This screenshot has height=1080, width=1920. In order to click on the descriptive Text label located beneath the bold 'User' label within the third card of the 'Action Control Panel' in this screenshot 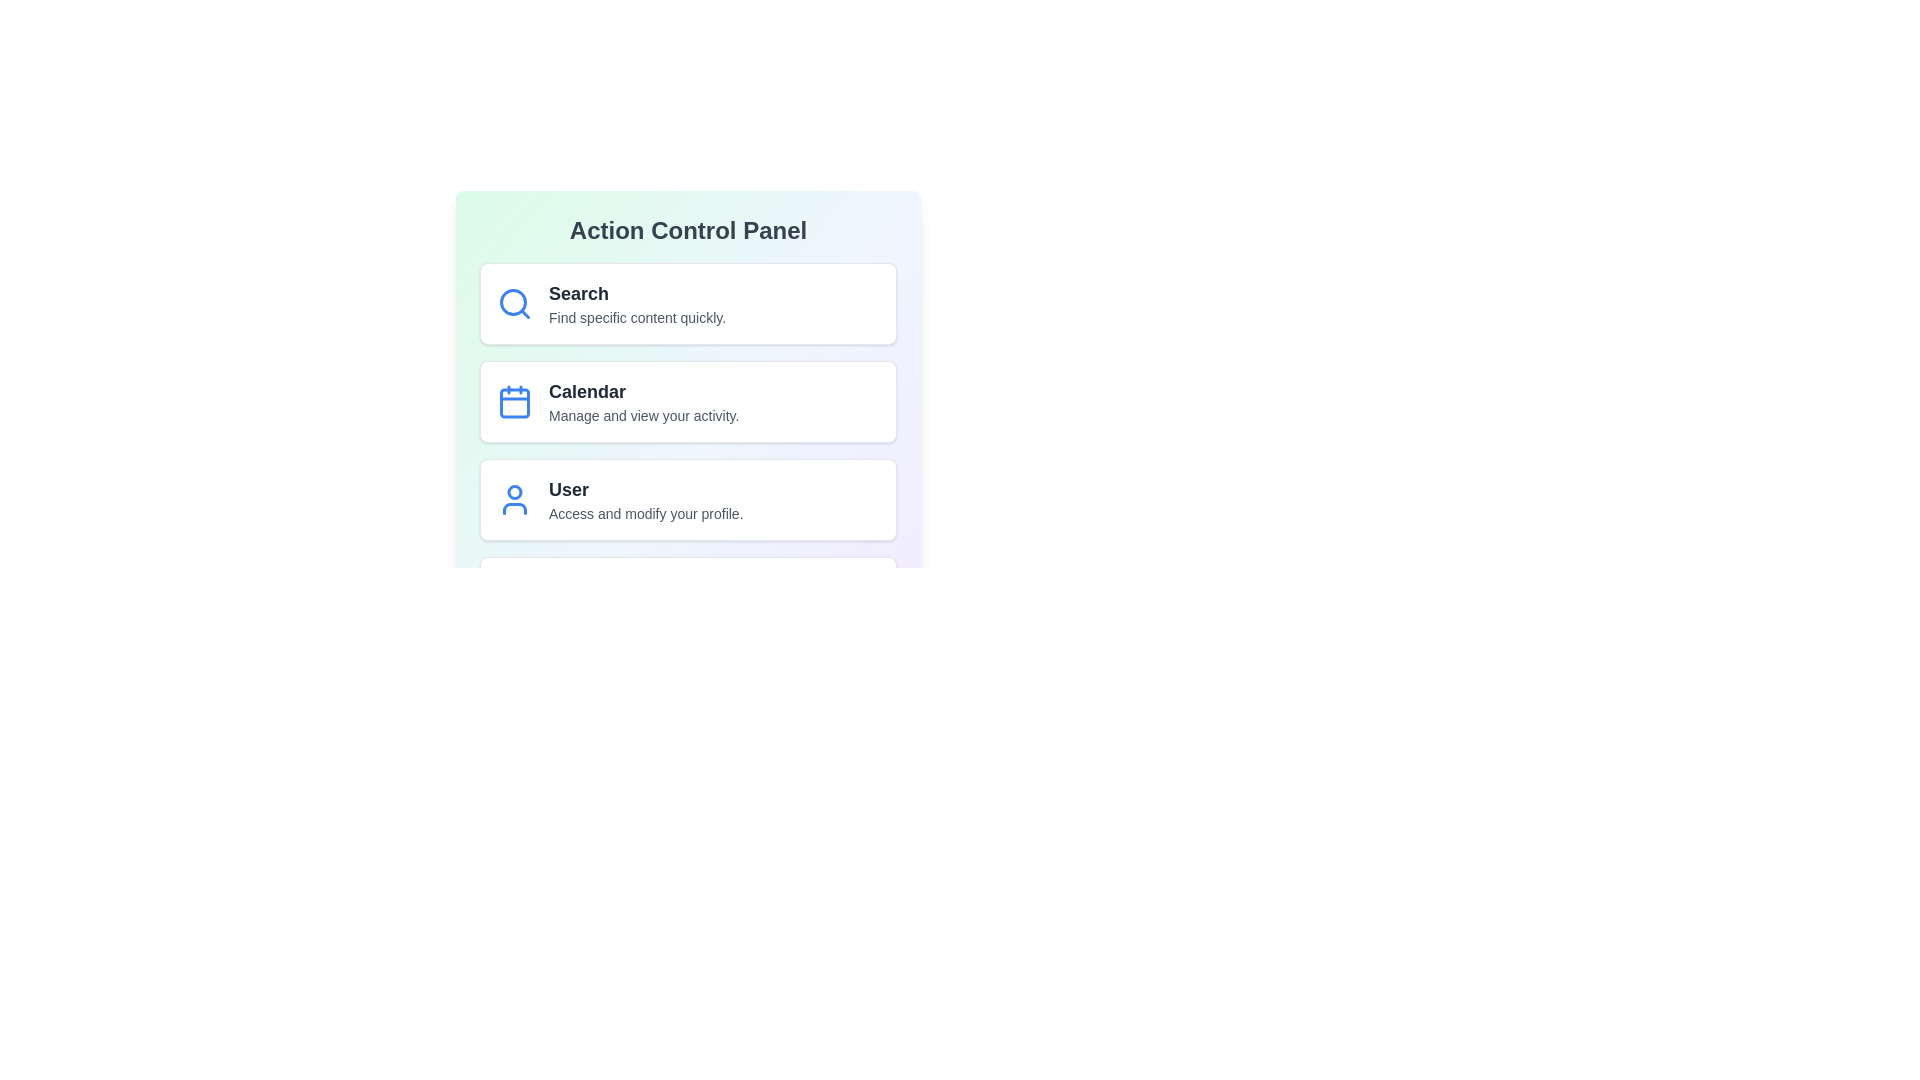, I will do `click(646, 512)`.